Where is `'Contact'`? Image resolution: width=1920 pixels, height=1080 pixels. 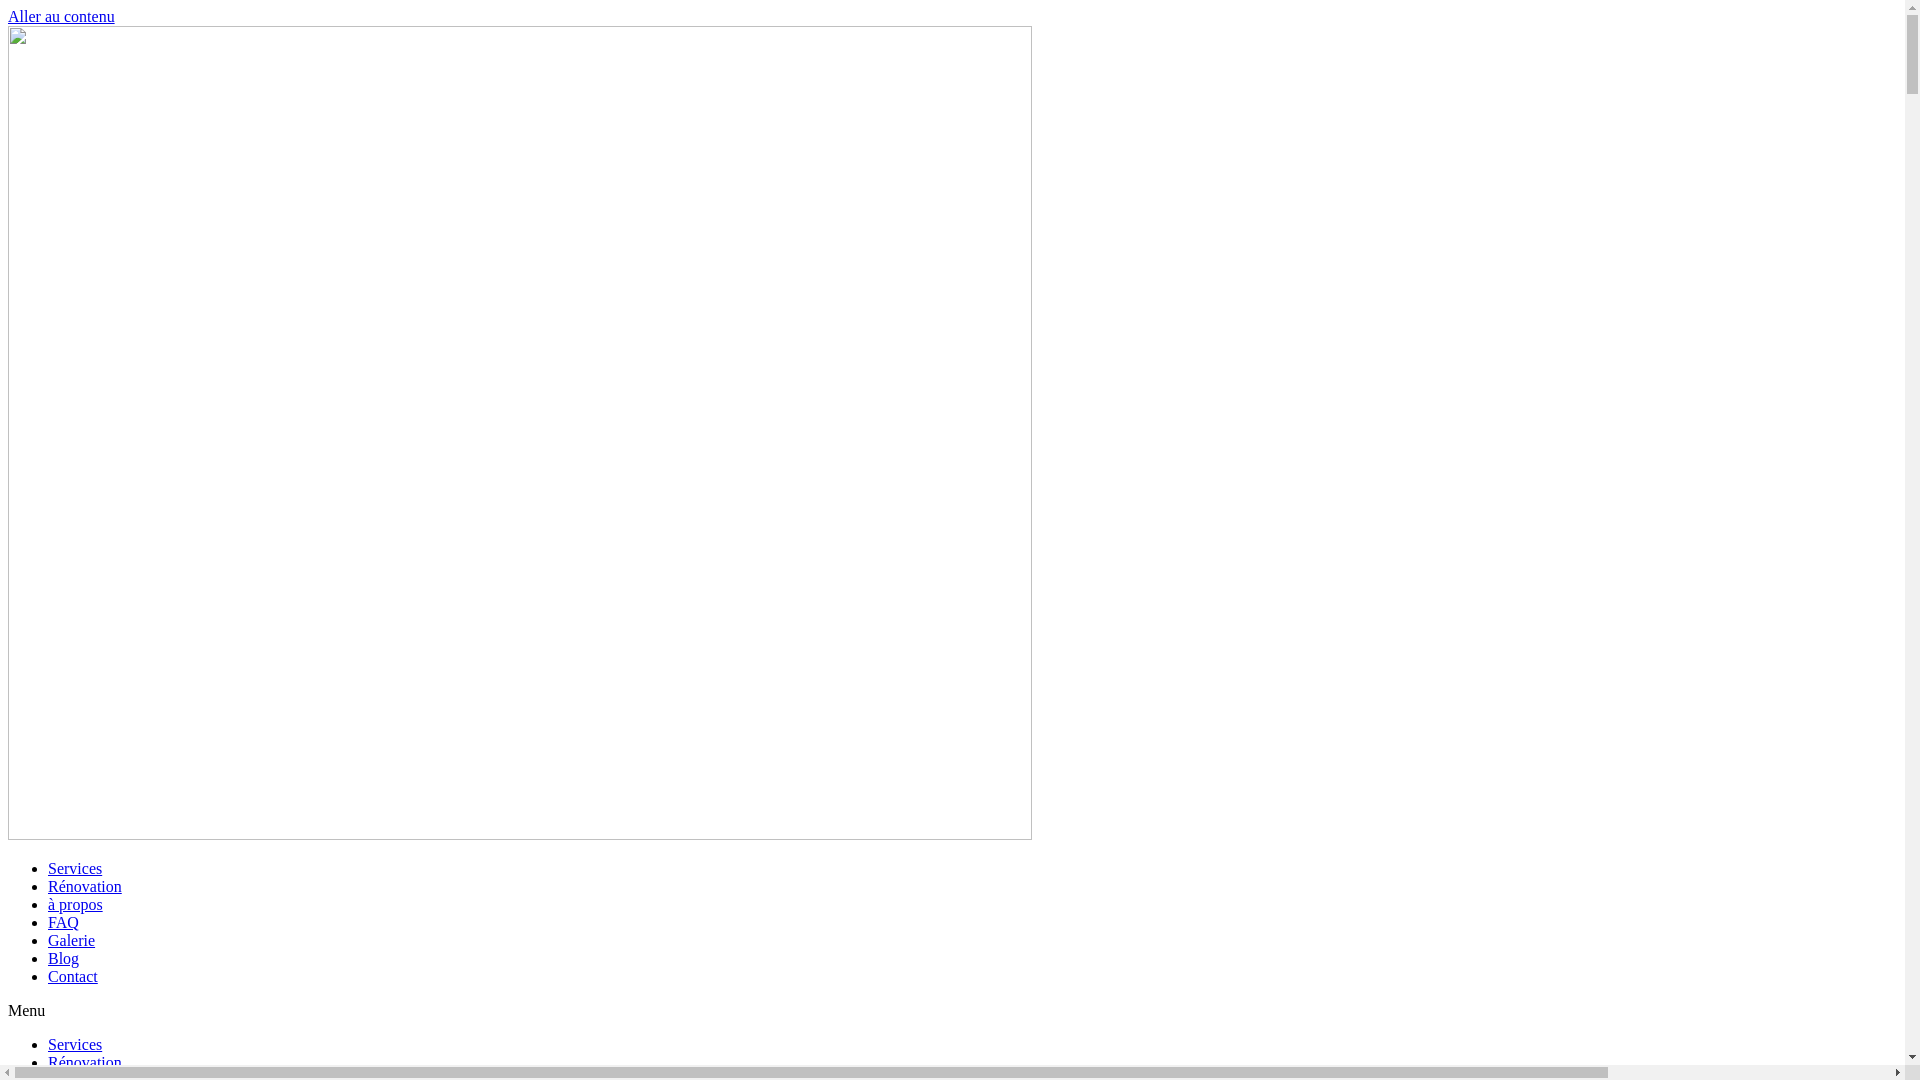
'Contact' is located at coordinates (72, 975).